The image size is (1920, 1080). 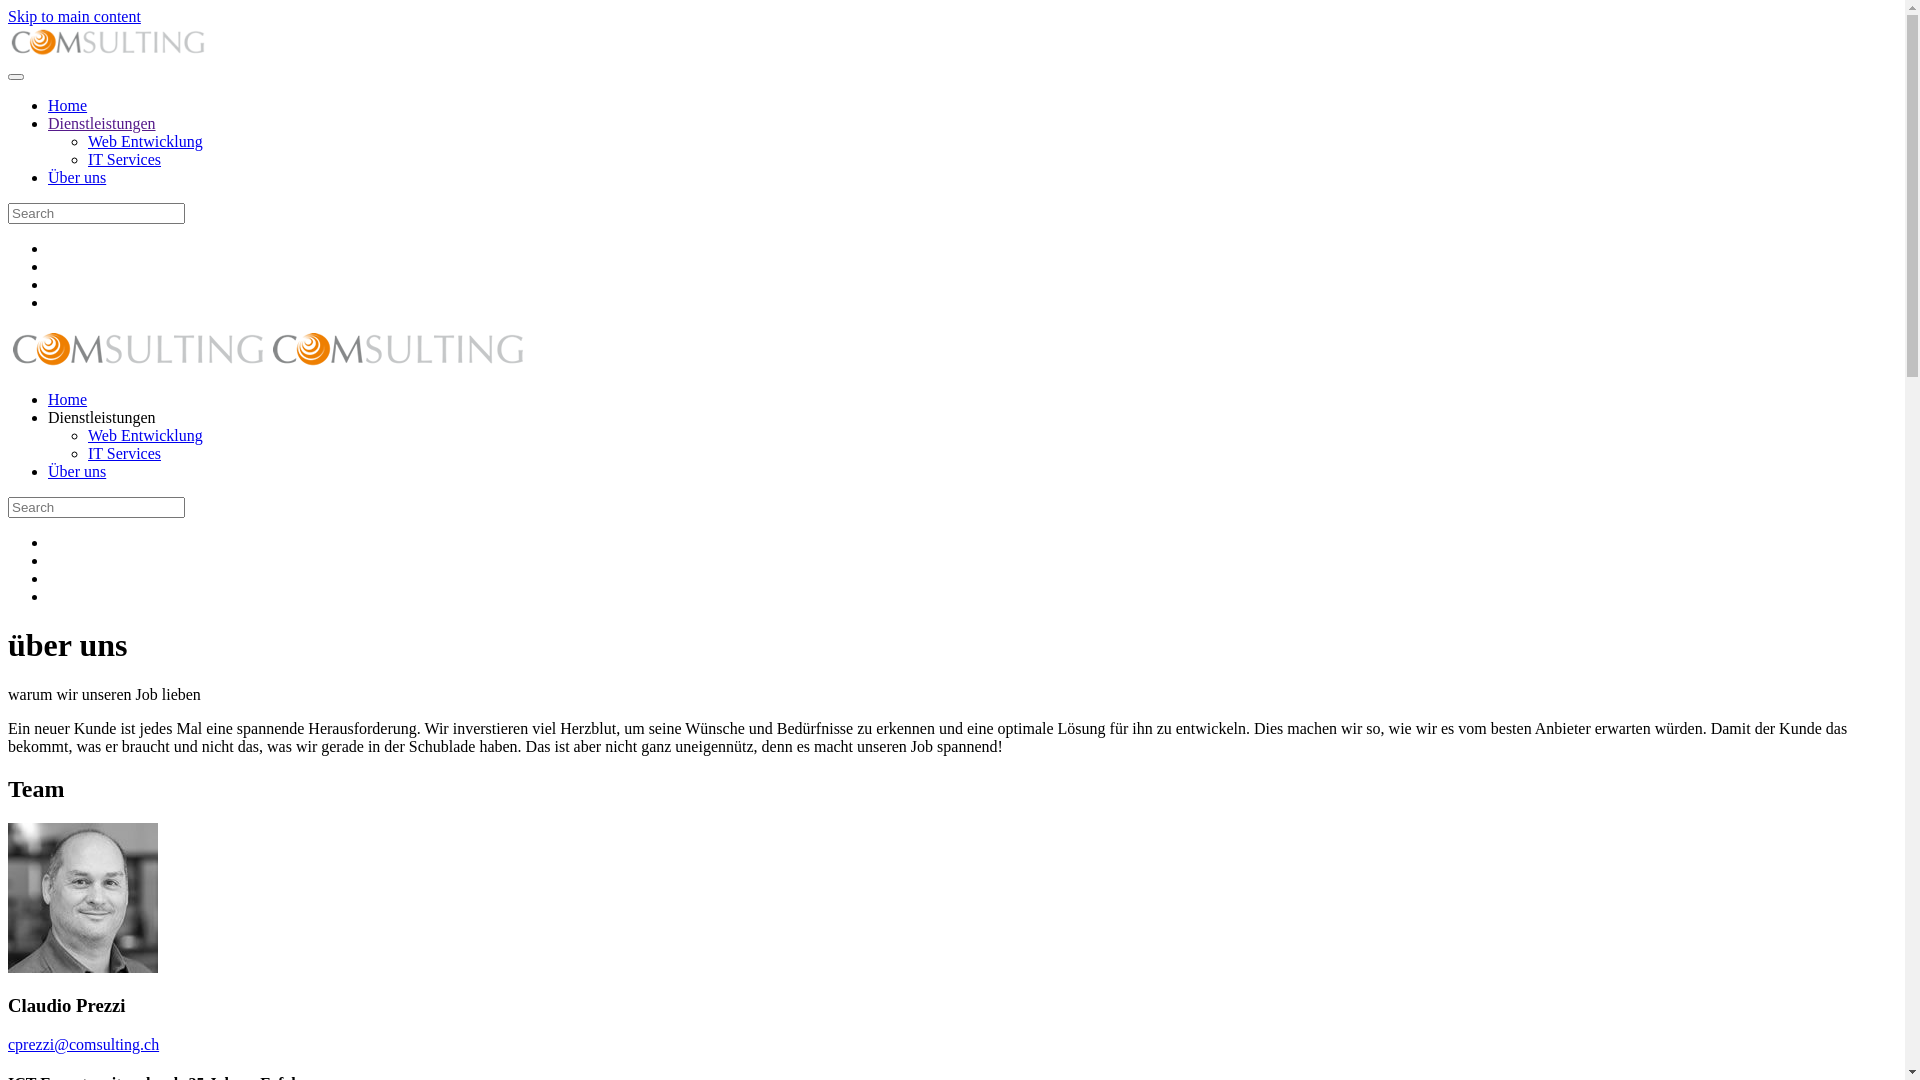 What do you see at coordinates (67, 399) in the screenshot?
I see `'Home'` at bounding box center [67, 399].